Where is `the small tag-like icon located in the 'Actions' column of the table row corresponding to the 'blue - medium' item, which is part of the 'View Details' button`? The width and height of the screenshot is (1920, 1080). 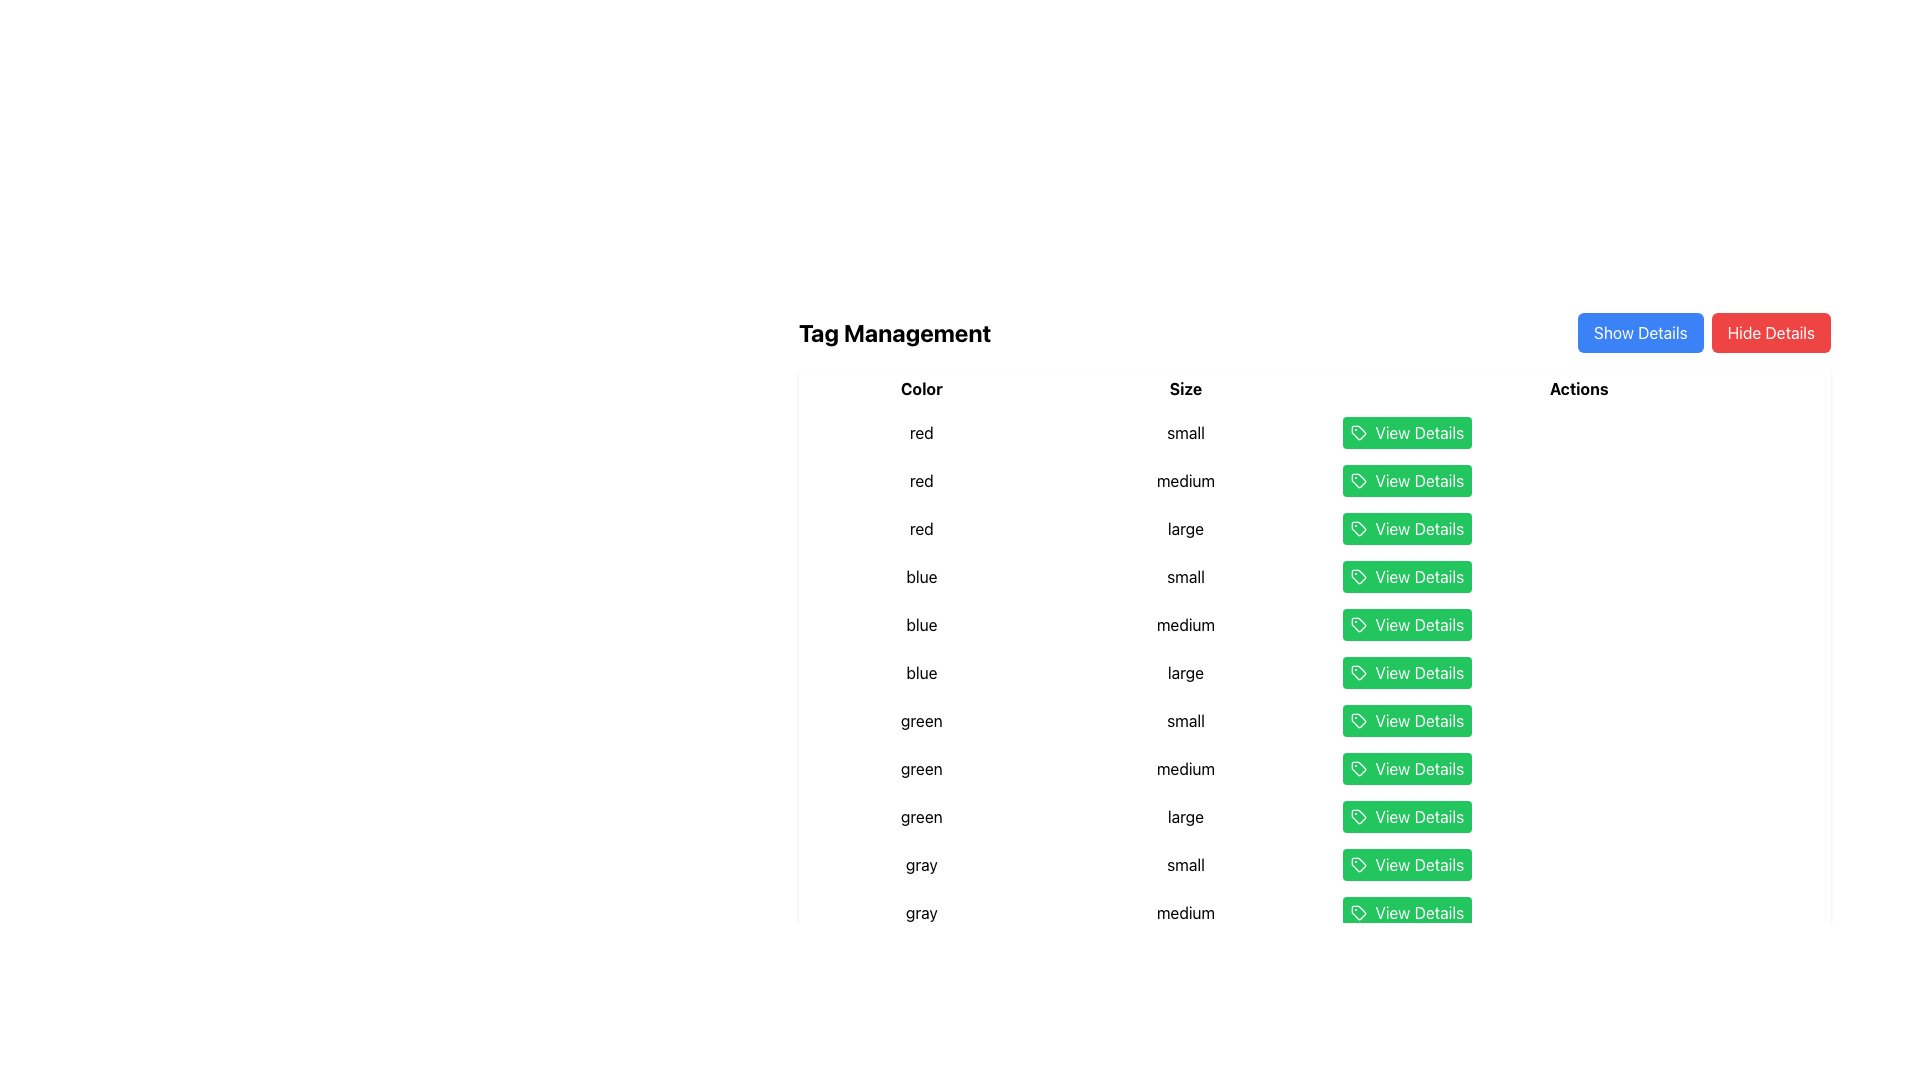
the small tag-like icon located in the 'Actions' column of the table row corresponding to the 'blue - medium' item, which is part of the 'View Details' button is located at coordinates (1359, 623).